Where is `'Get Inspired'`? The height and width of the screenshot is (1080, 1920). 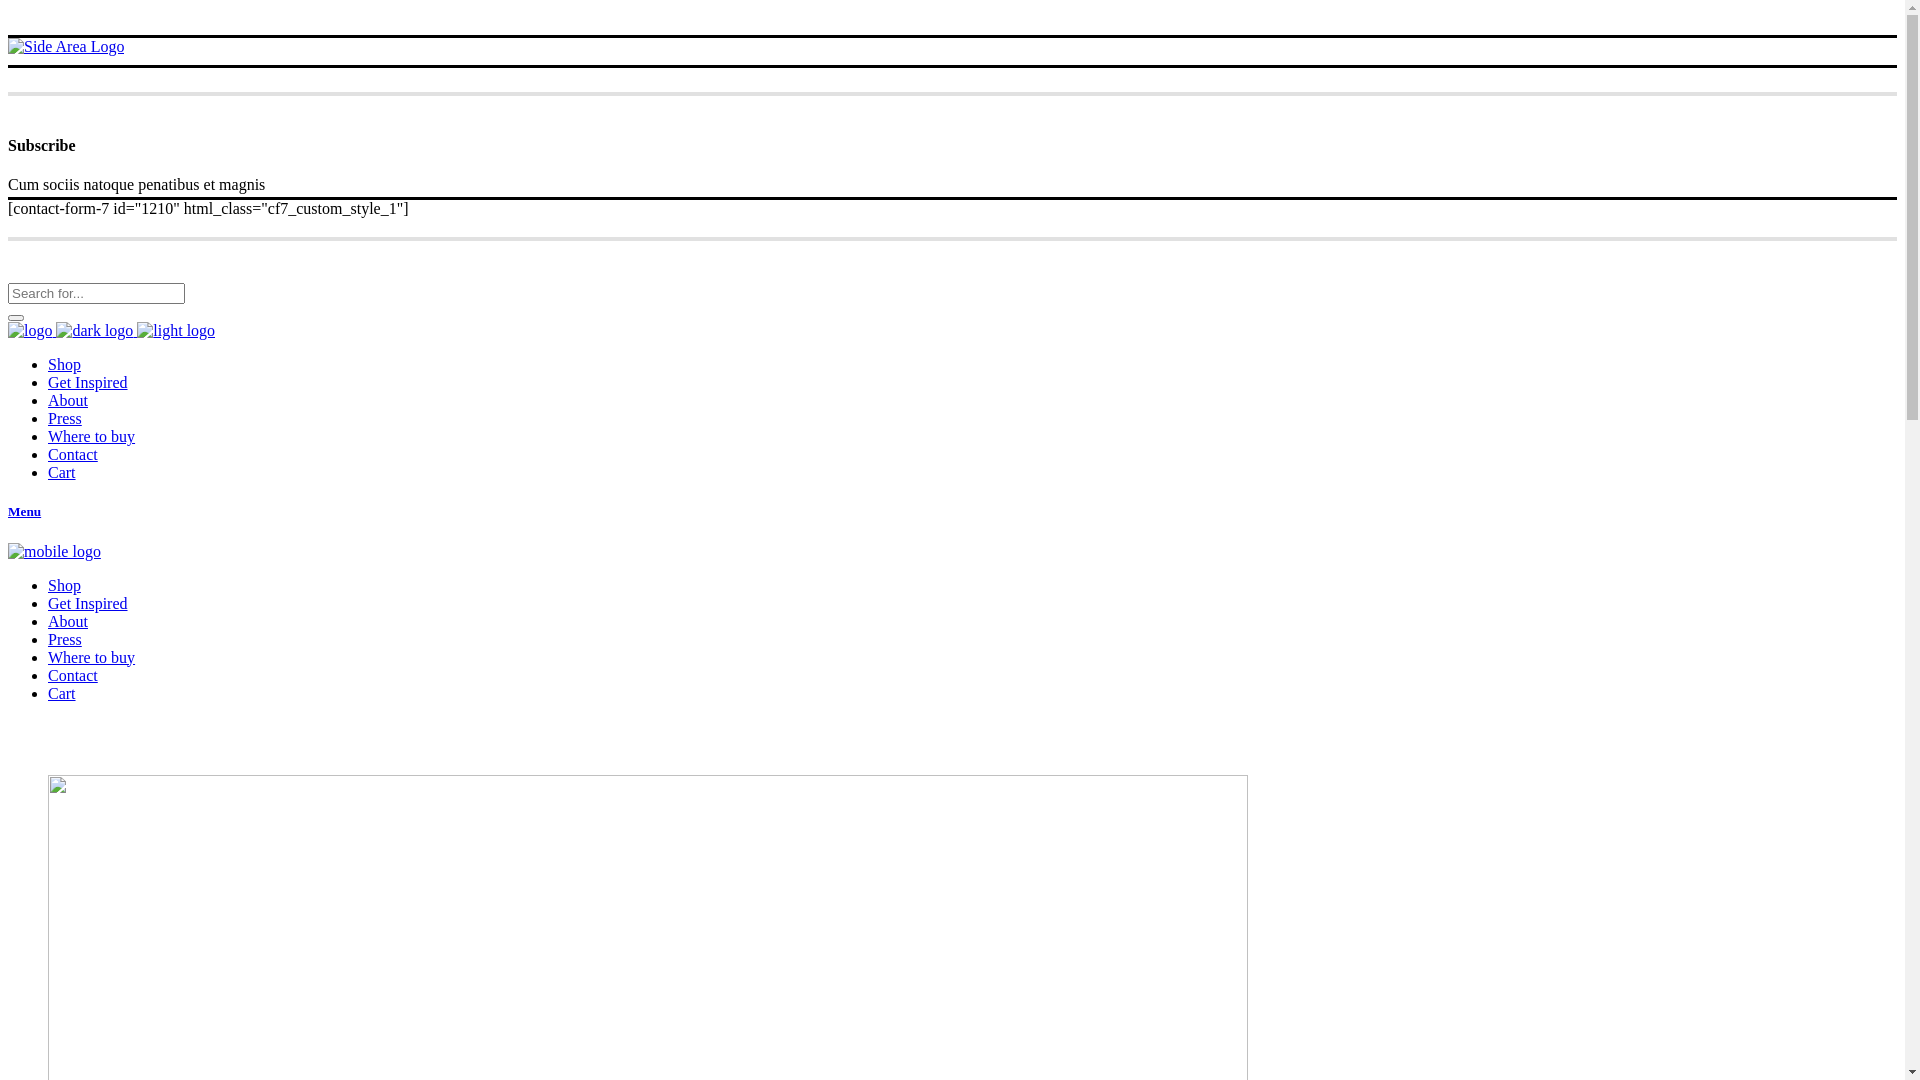
'Get Inspired' is located at coordinates (86, 382).